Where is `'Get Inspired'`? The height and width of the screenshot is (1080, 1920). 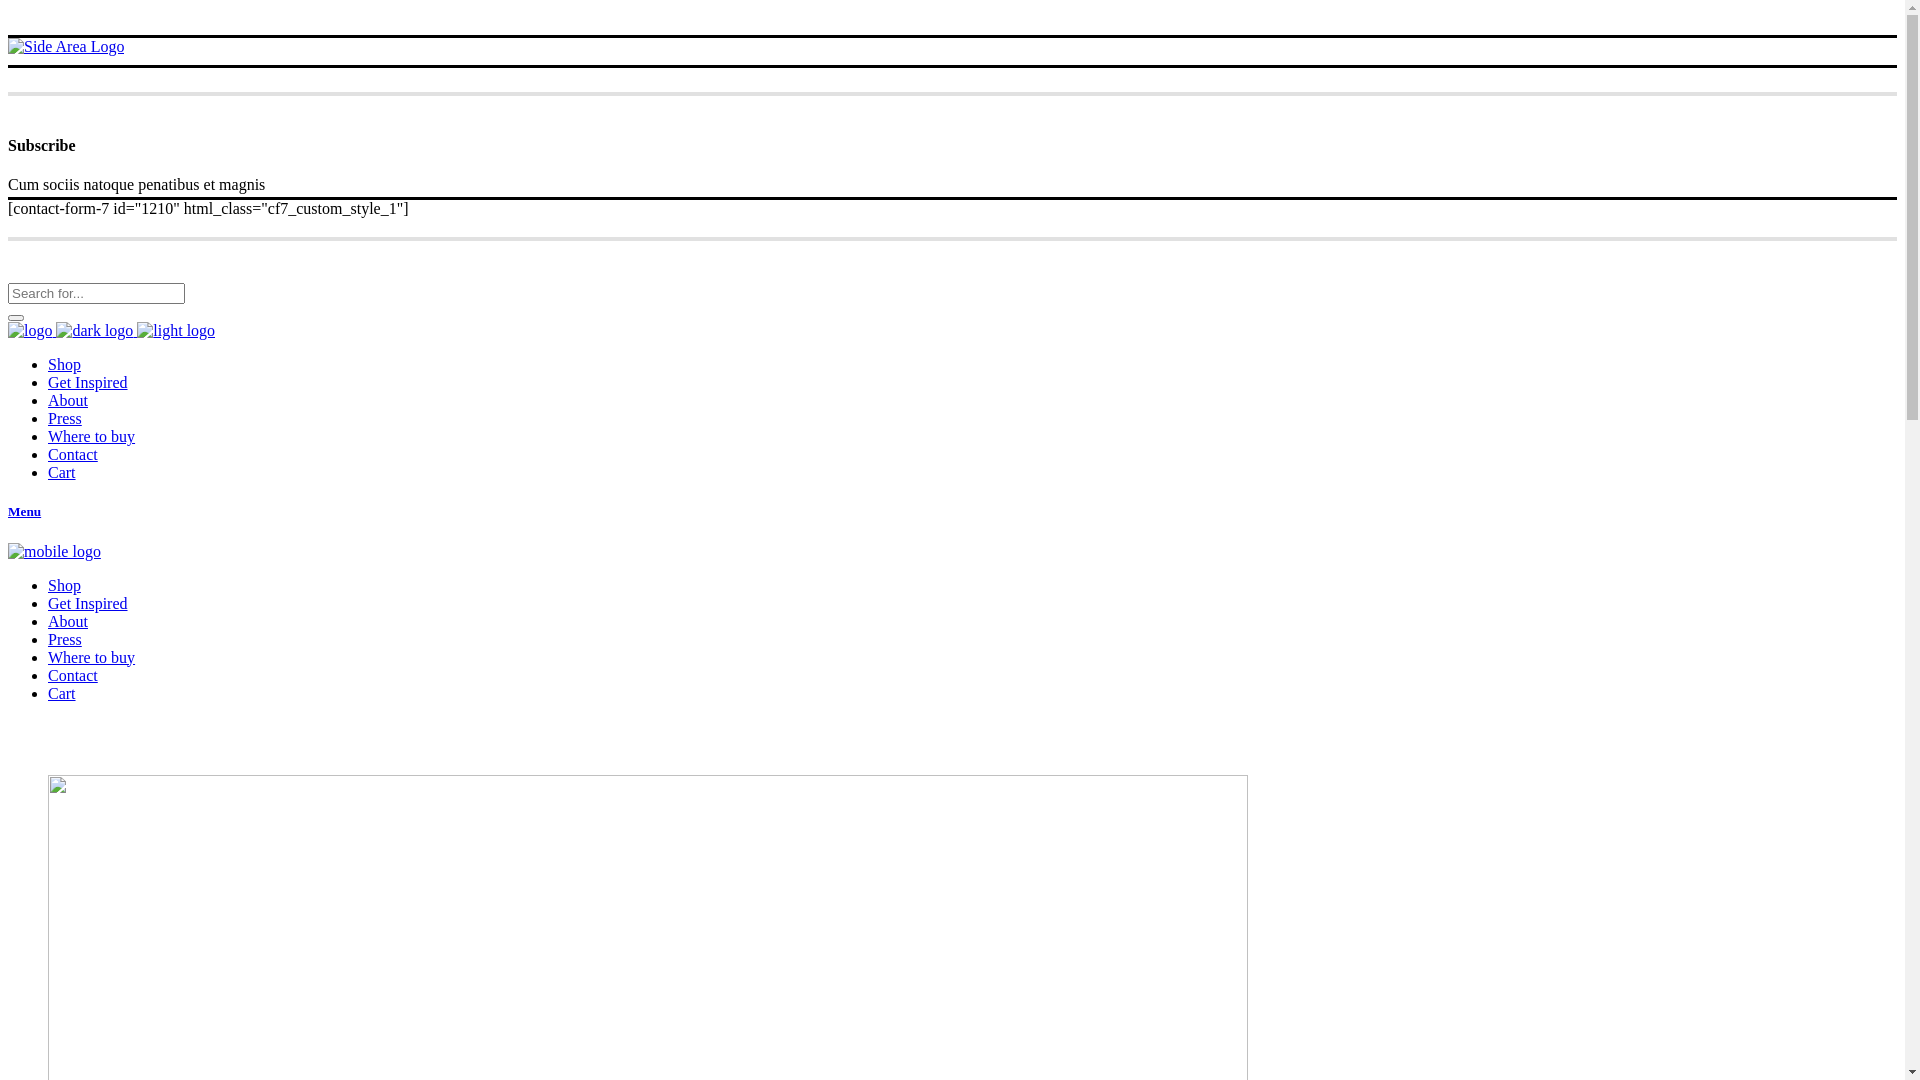
'Get Inspired' is located at coordinates (86, 382).